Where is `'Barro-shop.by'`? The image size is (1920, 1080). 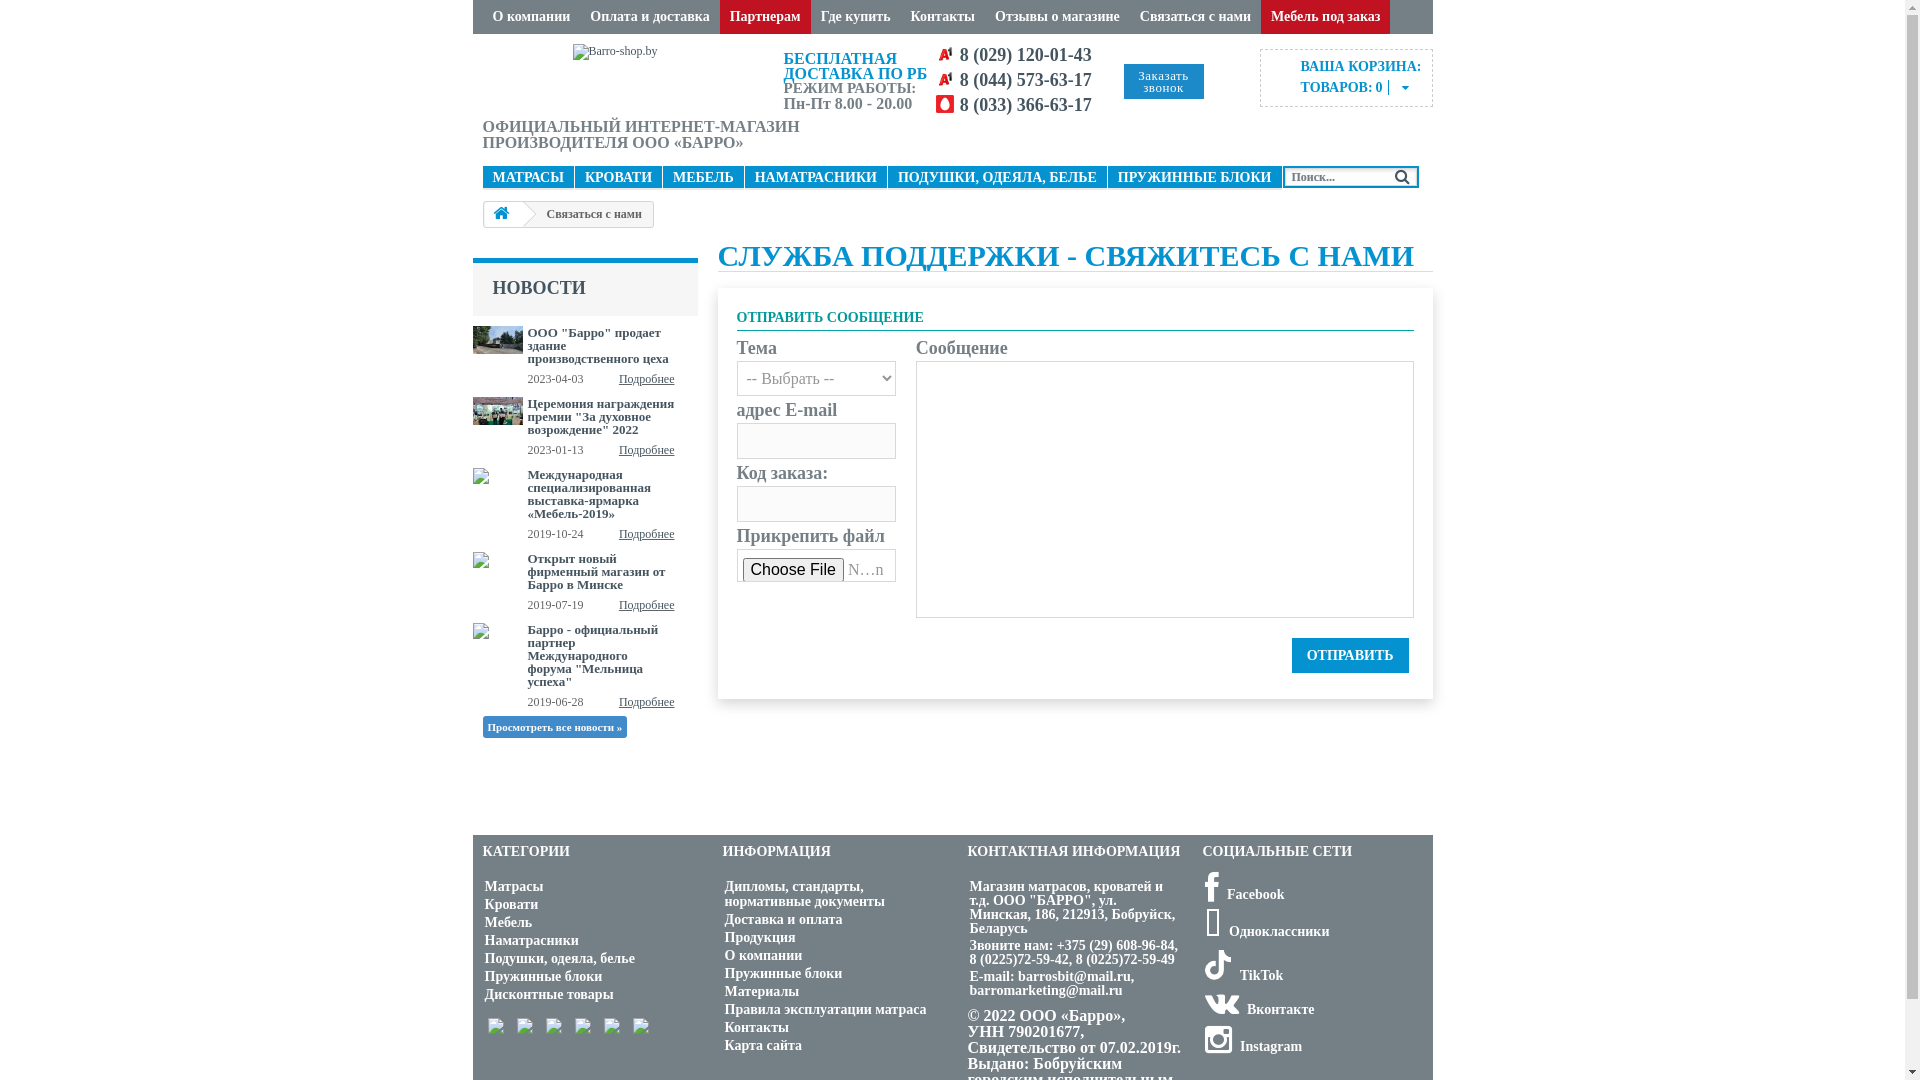 'Barro-shop.by' is located at coordinates (628, 75).